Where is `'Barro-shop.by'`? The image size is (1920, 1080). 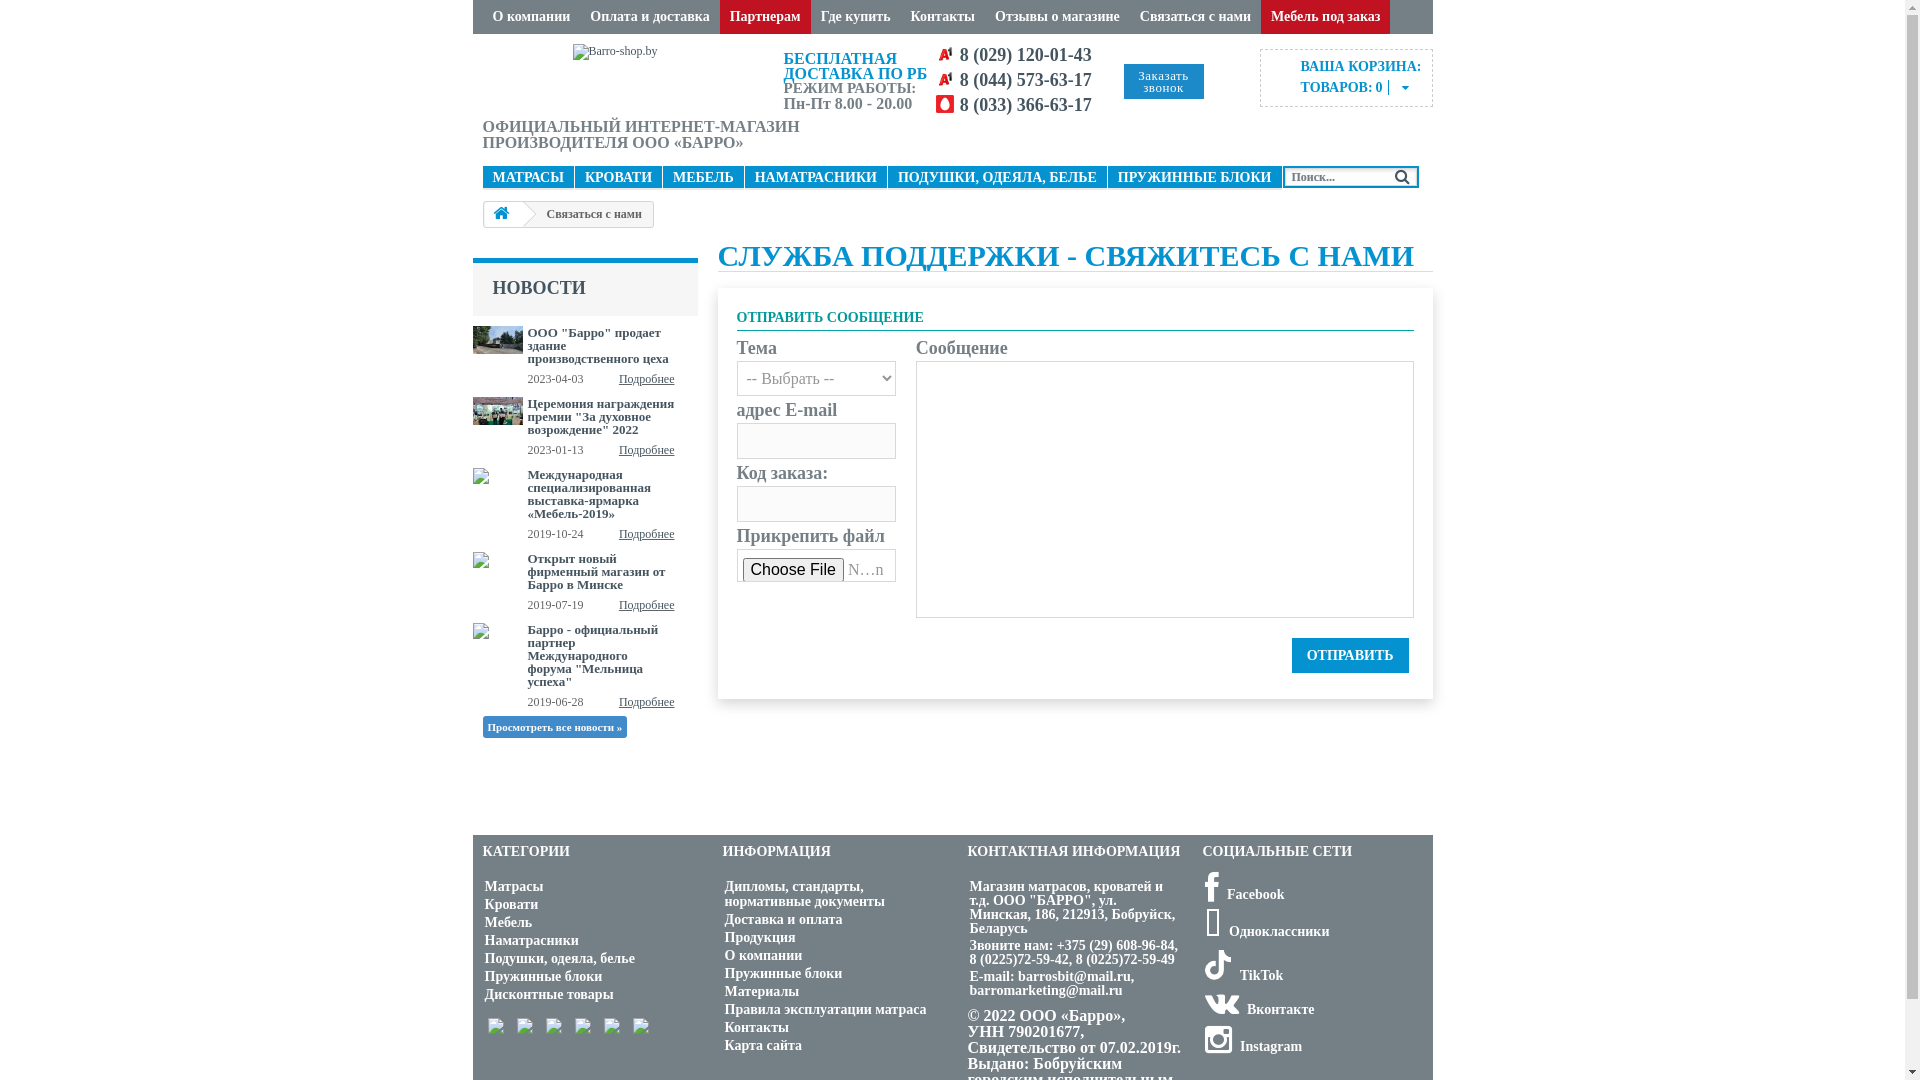 'Barro-shop.by' is located at coordinates (628, 75).